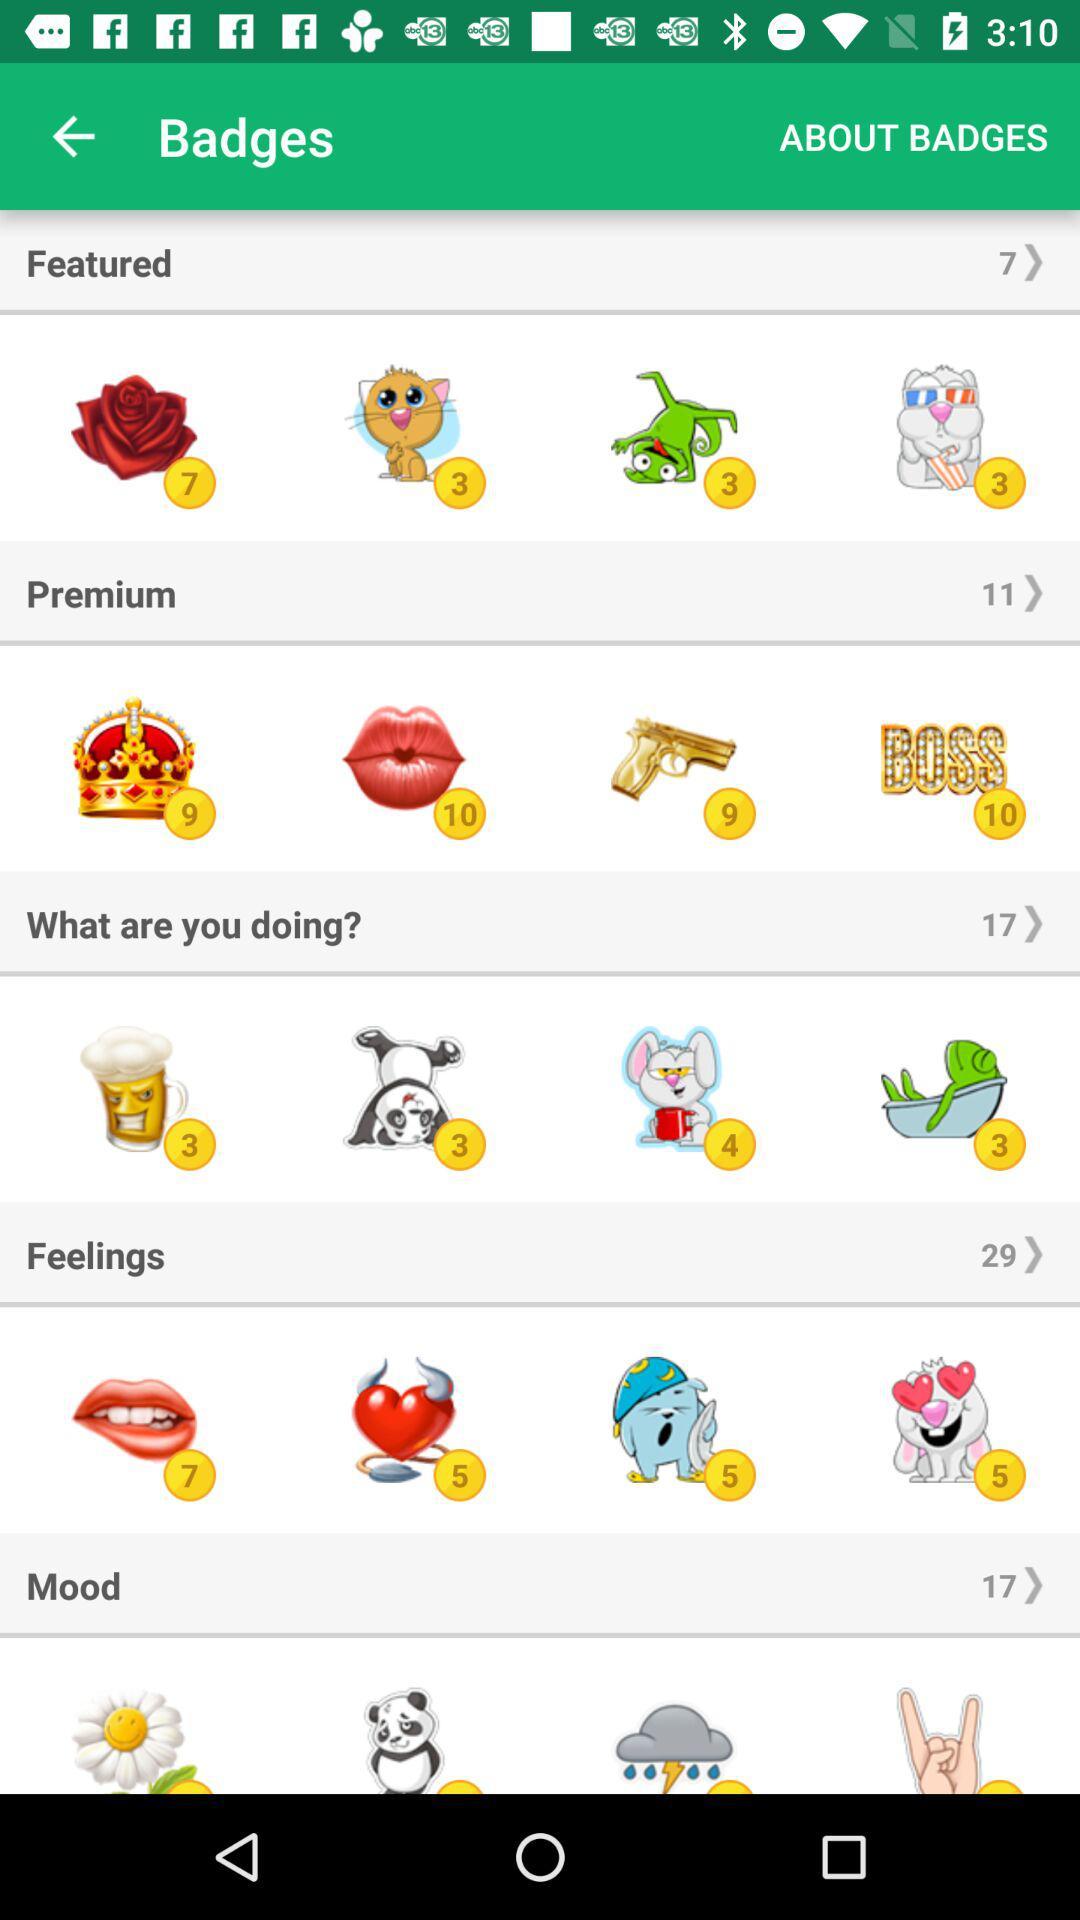 This screenshot has width=1080, height=1920. What do you see at coordinates (913, 135) in the screenshot?
I see `the app to the right of the badges app` at bounding box center [913, 135].